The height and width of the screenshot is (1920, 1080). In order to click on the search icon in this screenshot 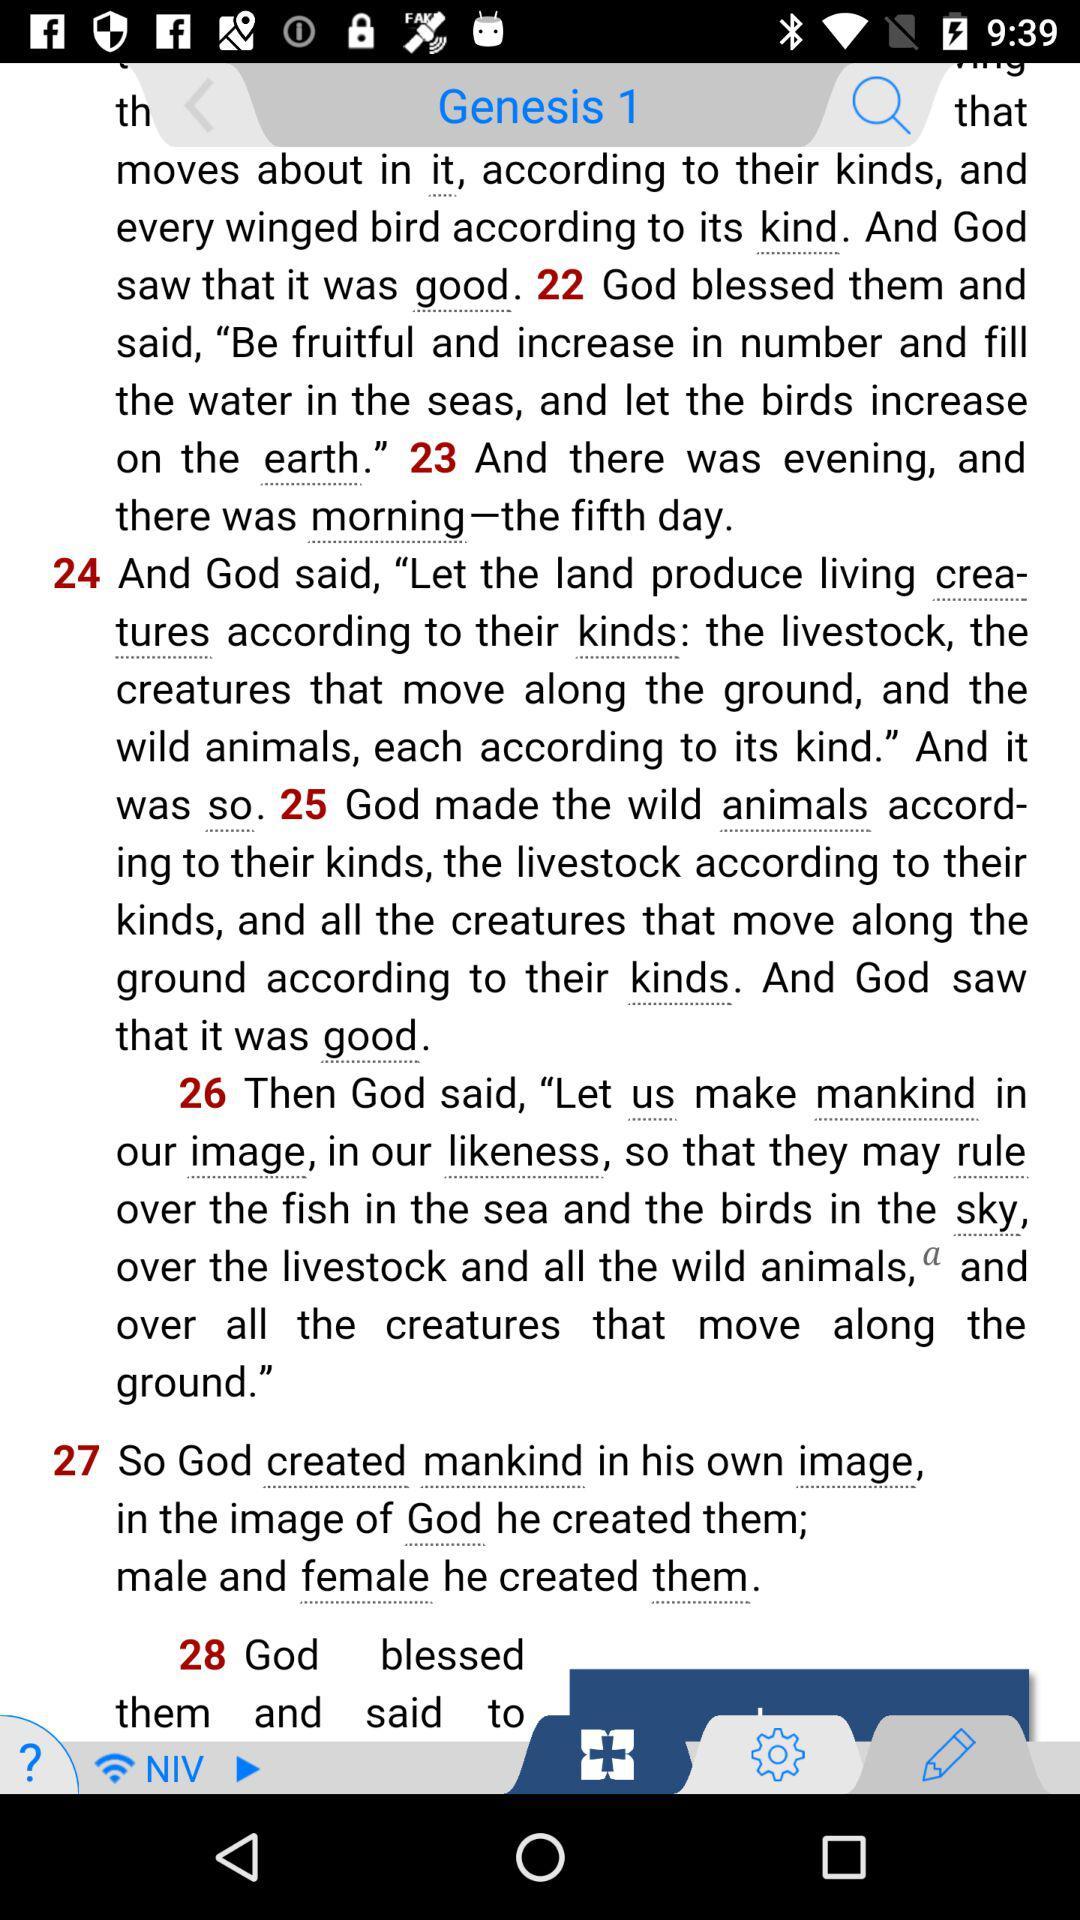, I will do `click(880, 104)`.